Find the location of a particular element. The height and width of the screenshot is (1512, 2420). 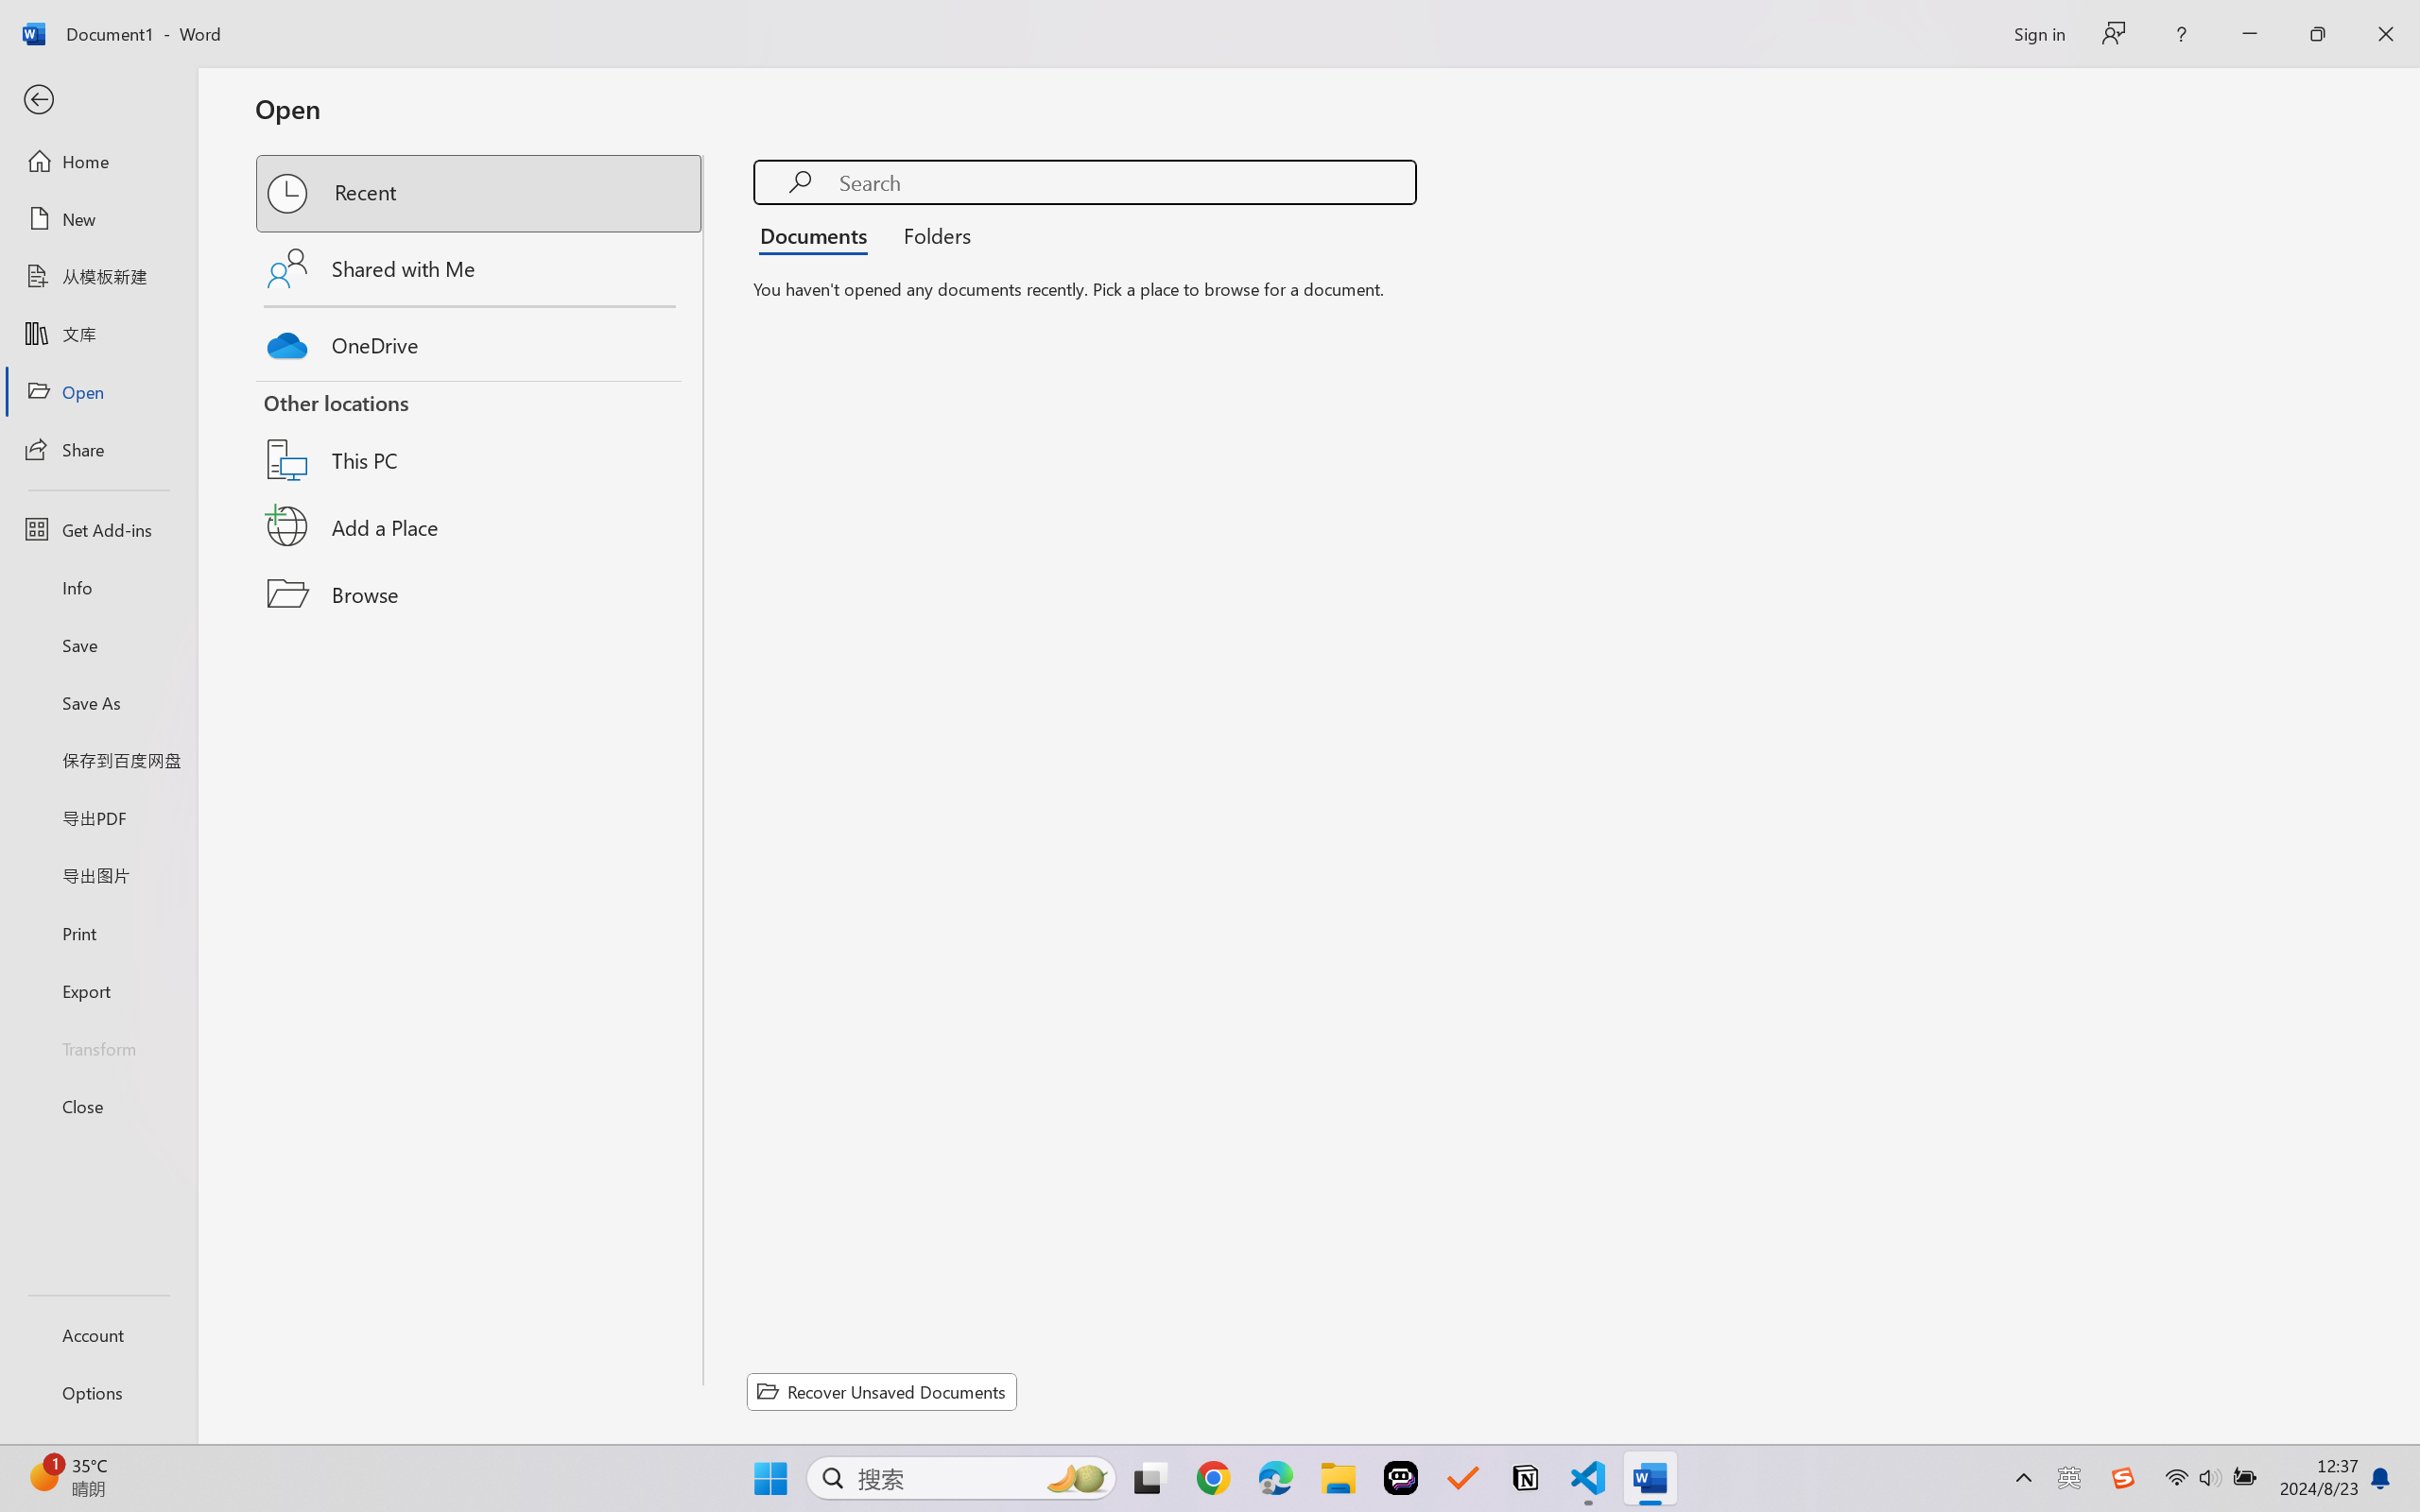

'Get Add-ins' is located at coordinates (97, 528).